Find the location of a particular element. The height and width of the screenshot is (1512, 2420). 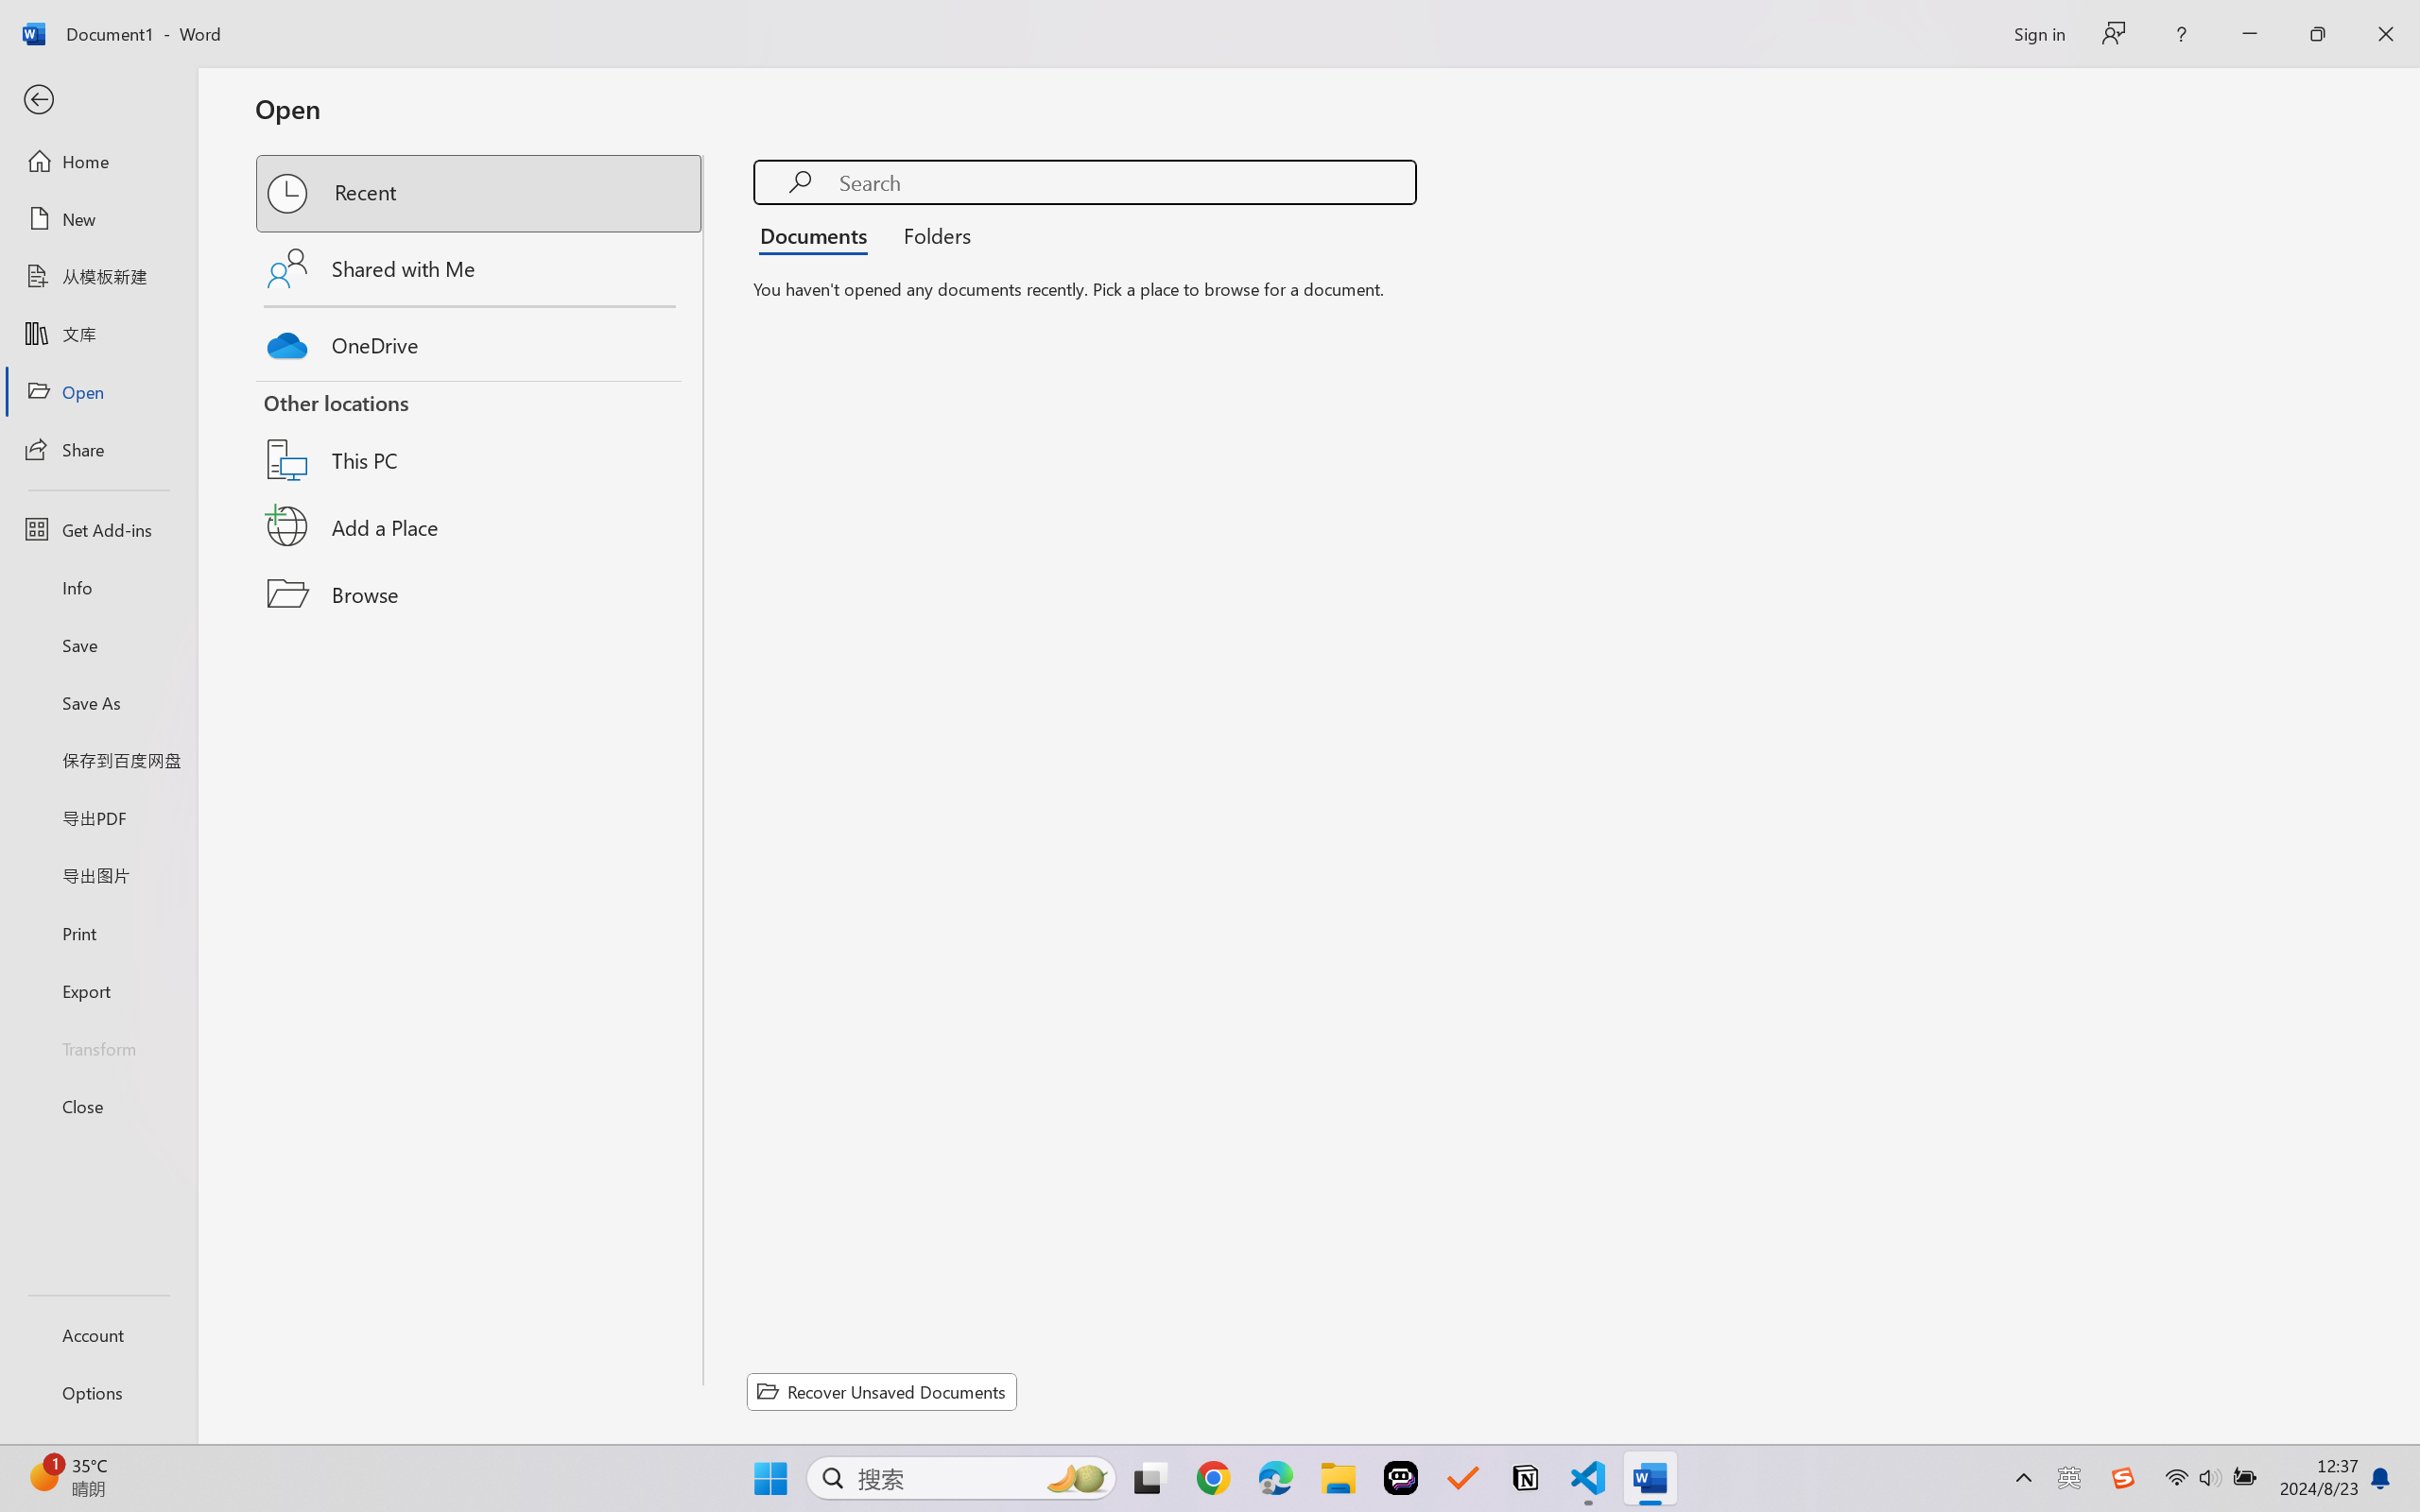

'Get Add-ins' is located at coordinates (97, 528).